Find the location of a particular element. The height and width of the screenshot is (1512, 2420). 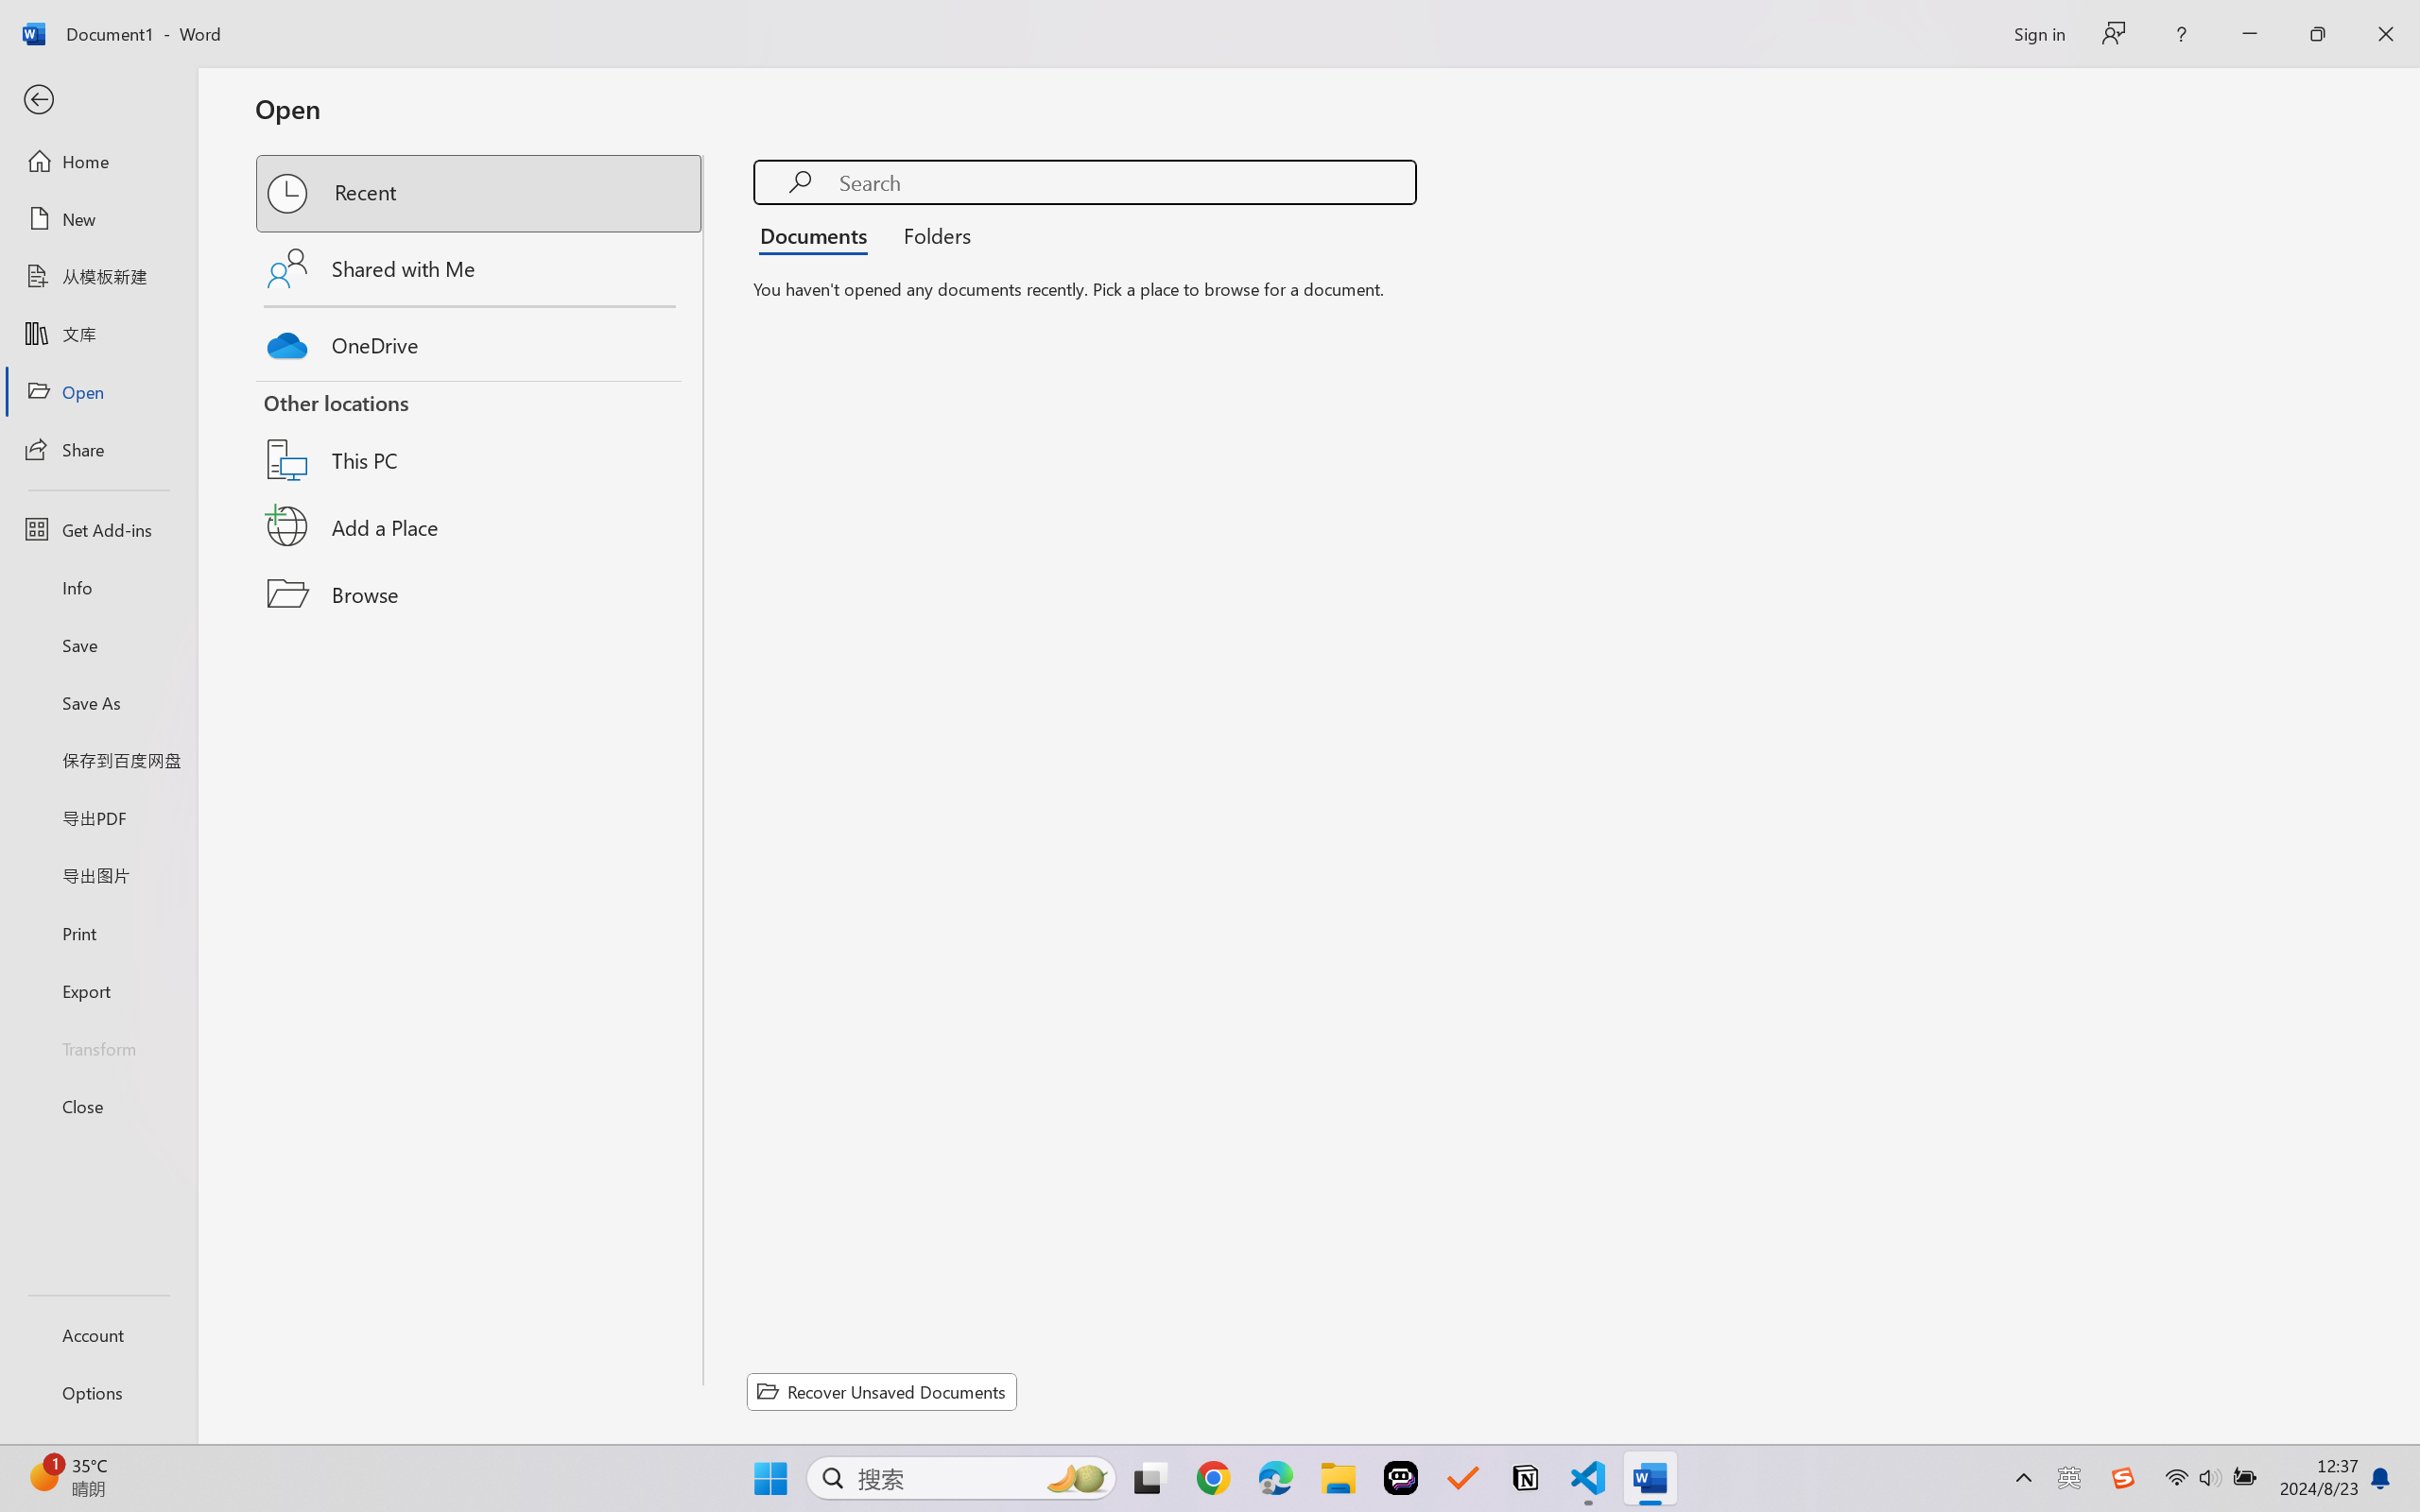

'Get Add-ins' is located at coordinates (97, 528).